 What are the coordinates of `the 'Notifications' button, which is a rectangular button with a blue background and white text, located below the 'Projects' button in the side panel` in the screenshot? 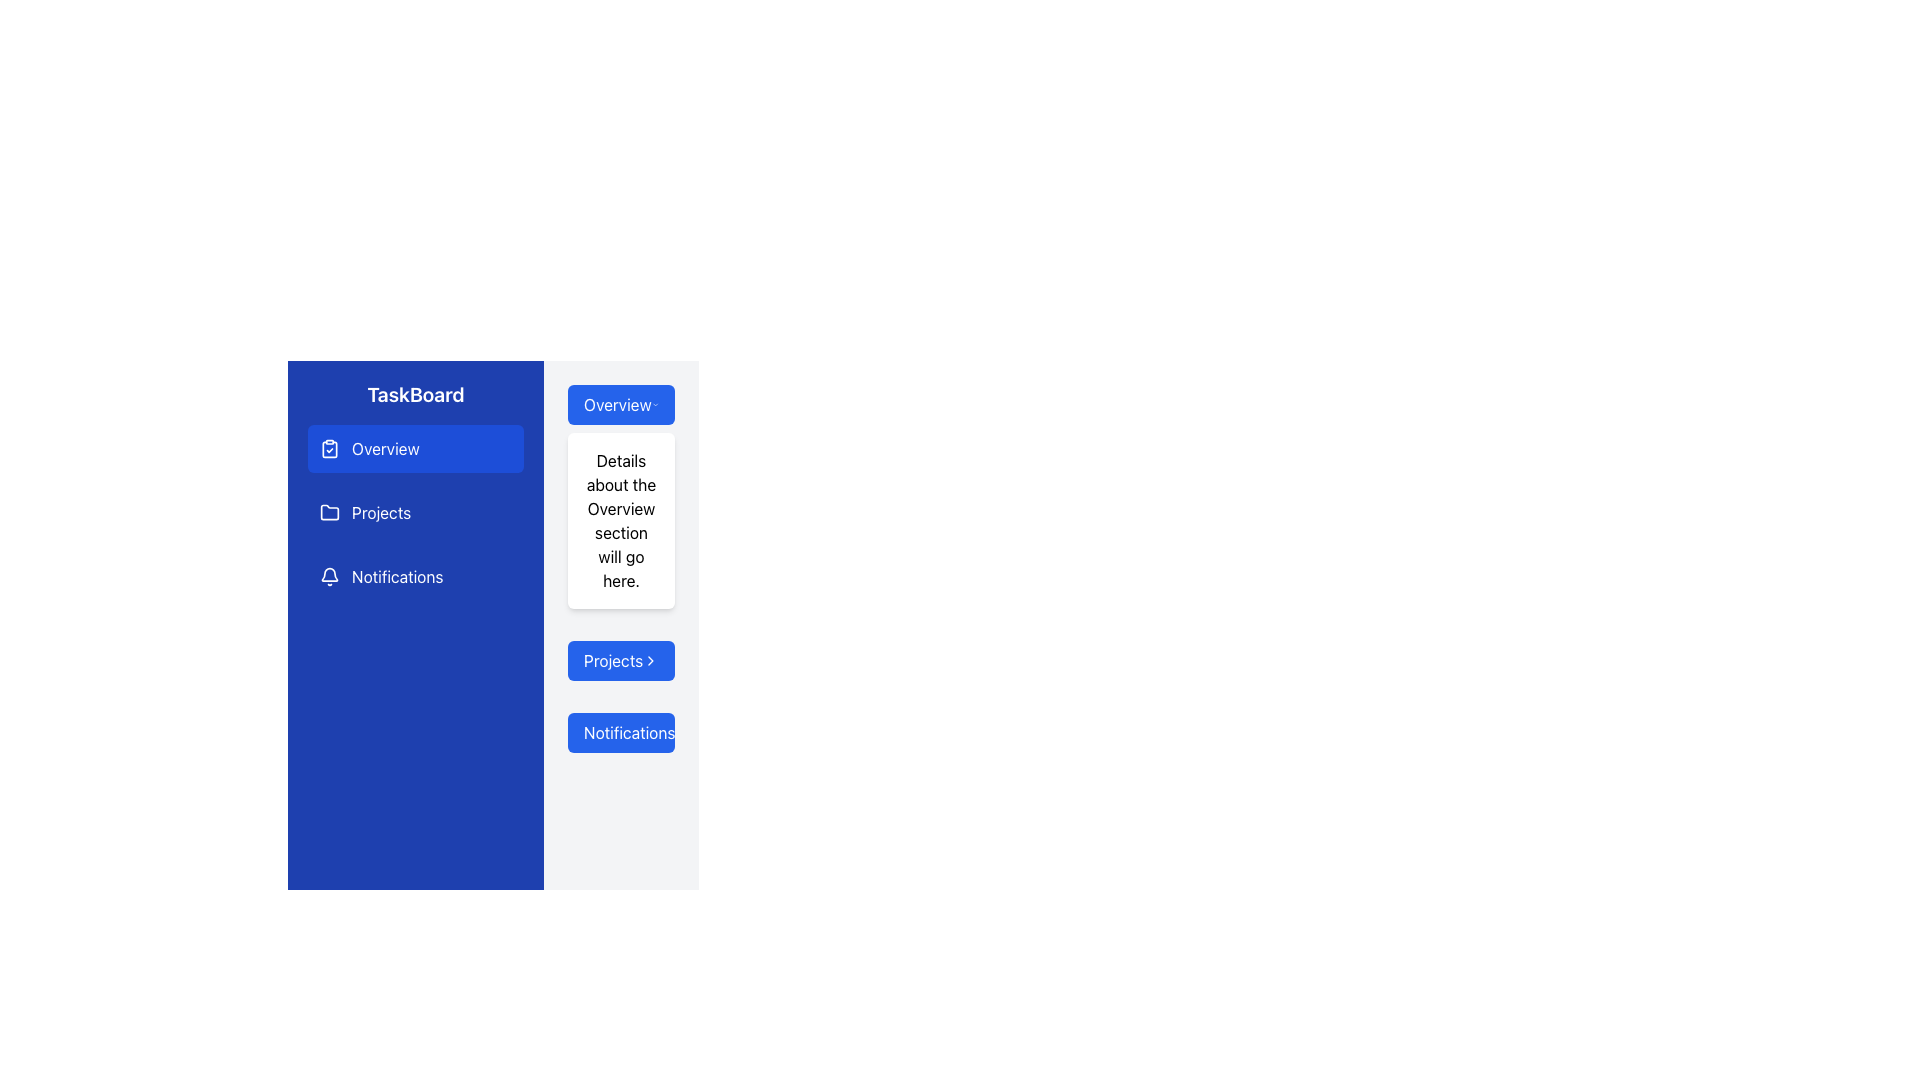 It's located at (620, 732).